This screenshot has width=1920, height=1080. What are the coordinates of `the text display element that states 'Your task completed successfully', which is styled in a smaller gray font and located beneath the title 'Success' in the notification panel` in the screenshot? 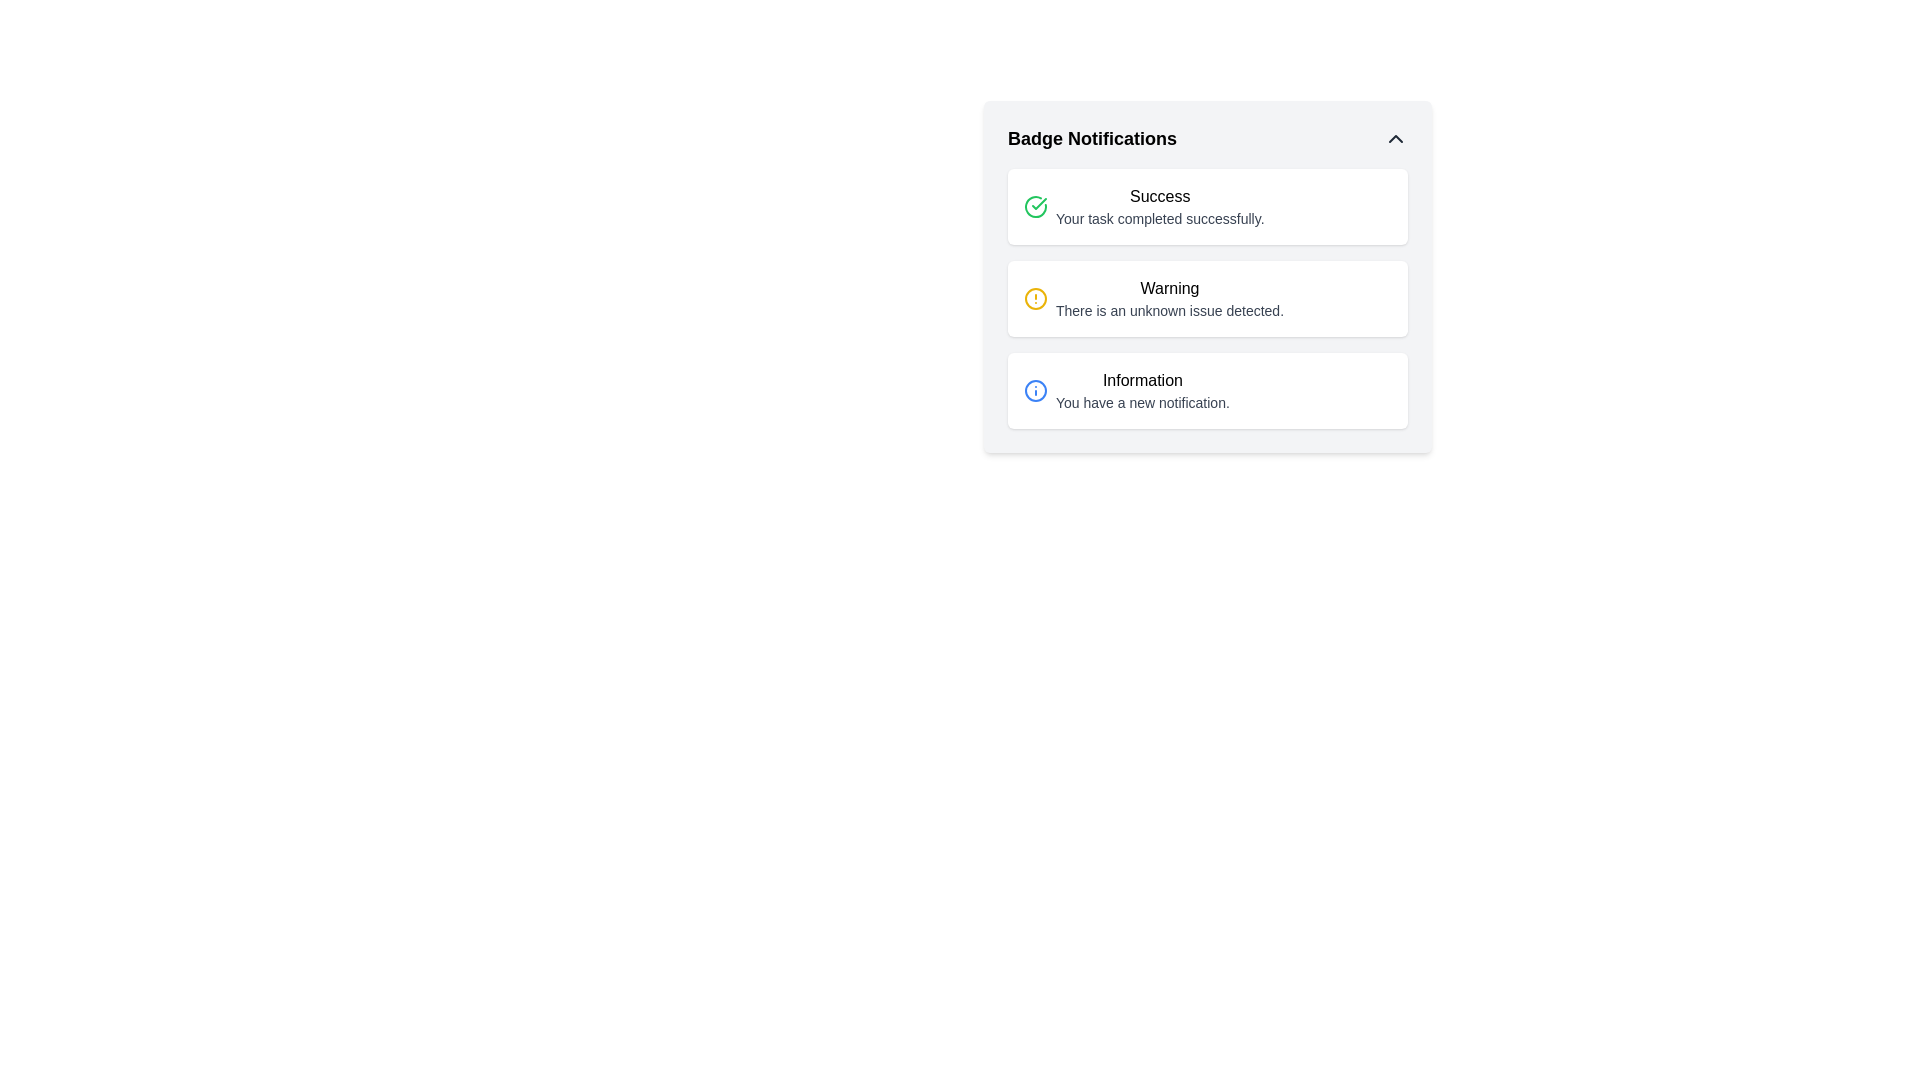 It's located at (1160, 219).